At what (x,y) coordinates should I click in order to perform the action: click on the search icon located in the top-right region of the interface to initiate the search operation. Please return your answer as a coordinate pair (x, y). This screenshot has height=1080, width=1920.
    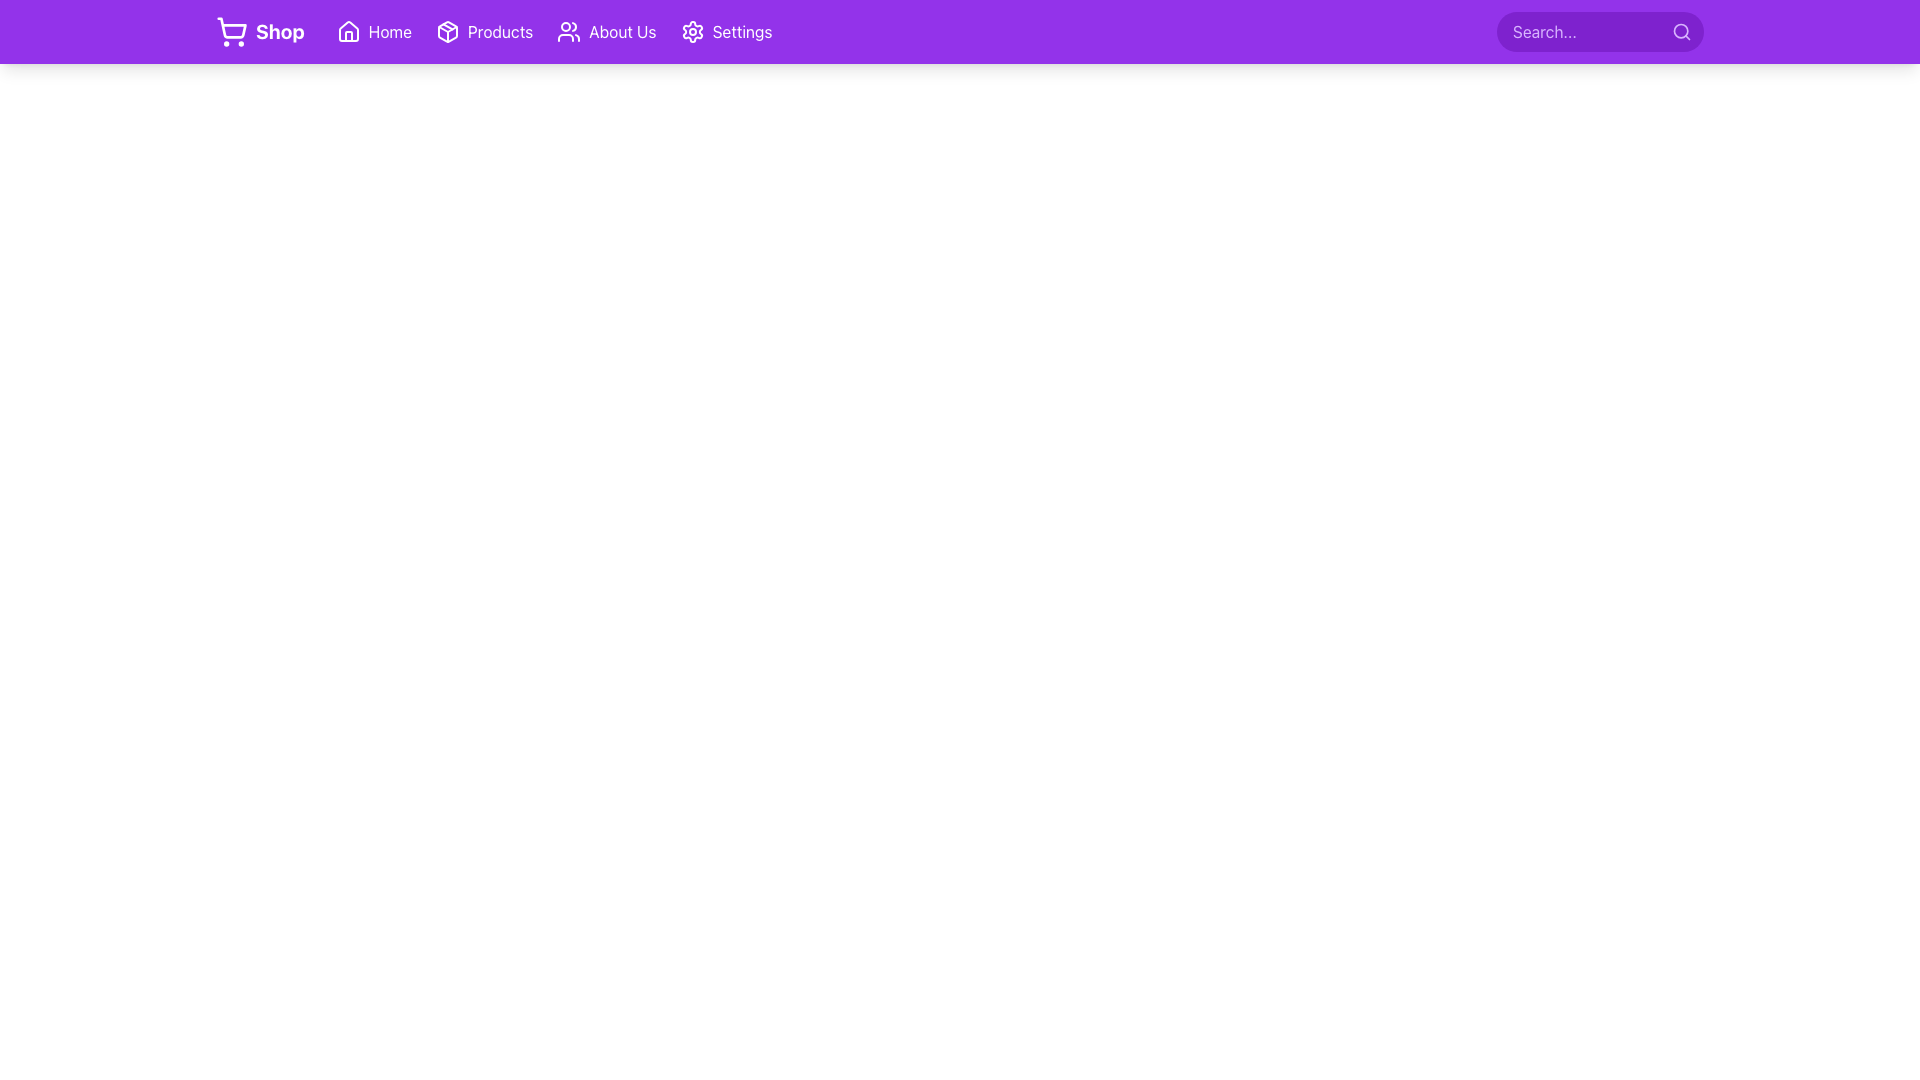
    Looking at the image, I should click on (1680, 31).